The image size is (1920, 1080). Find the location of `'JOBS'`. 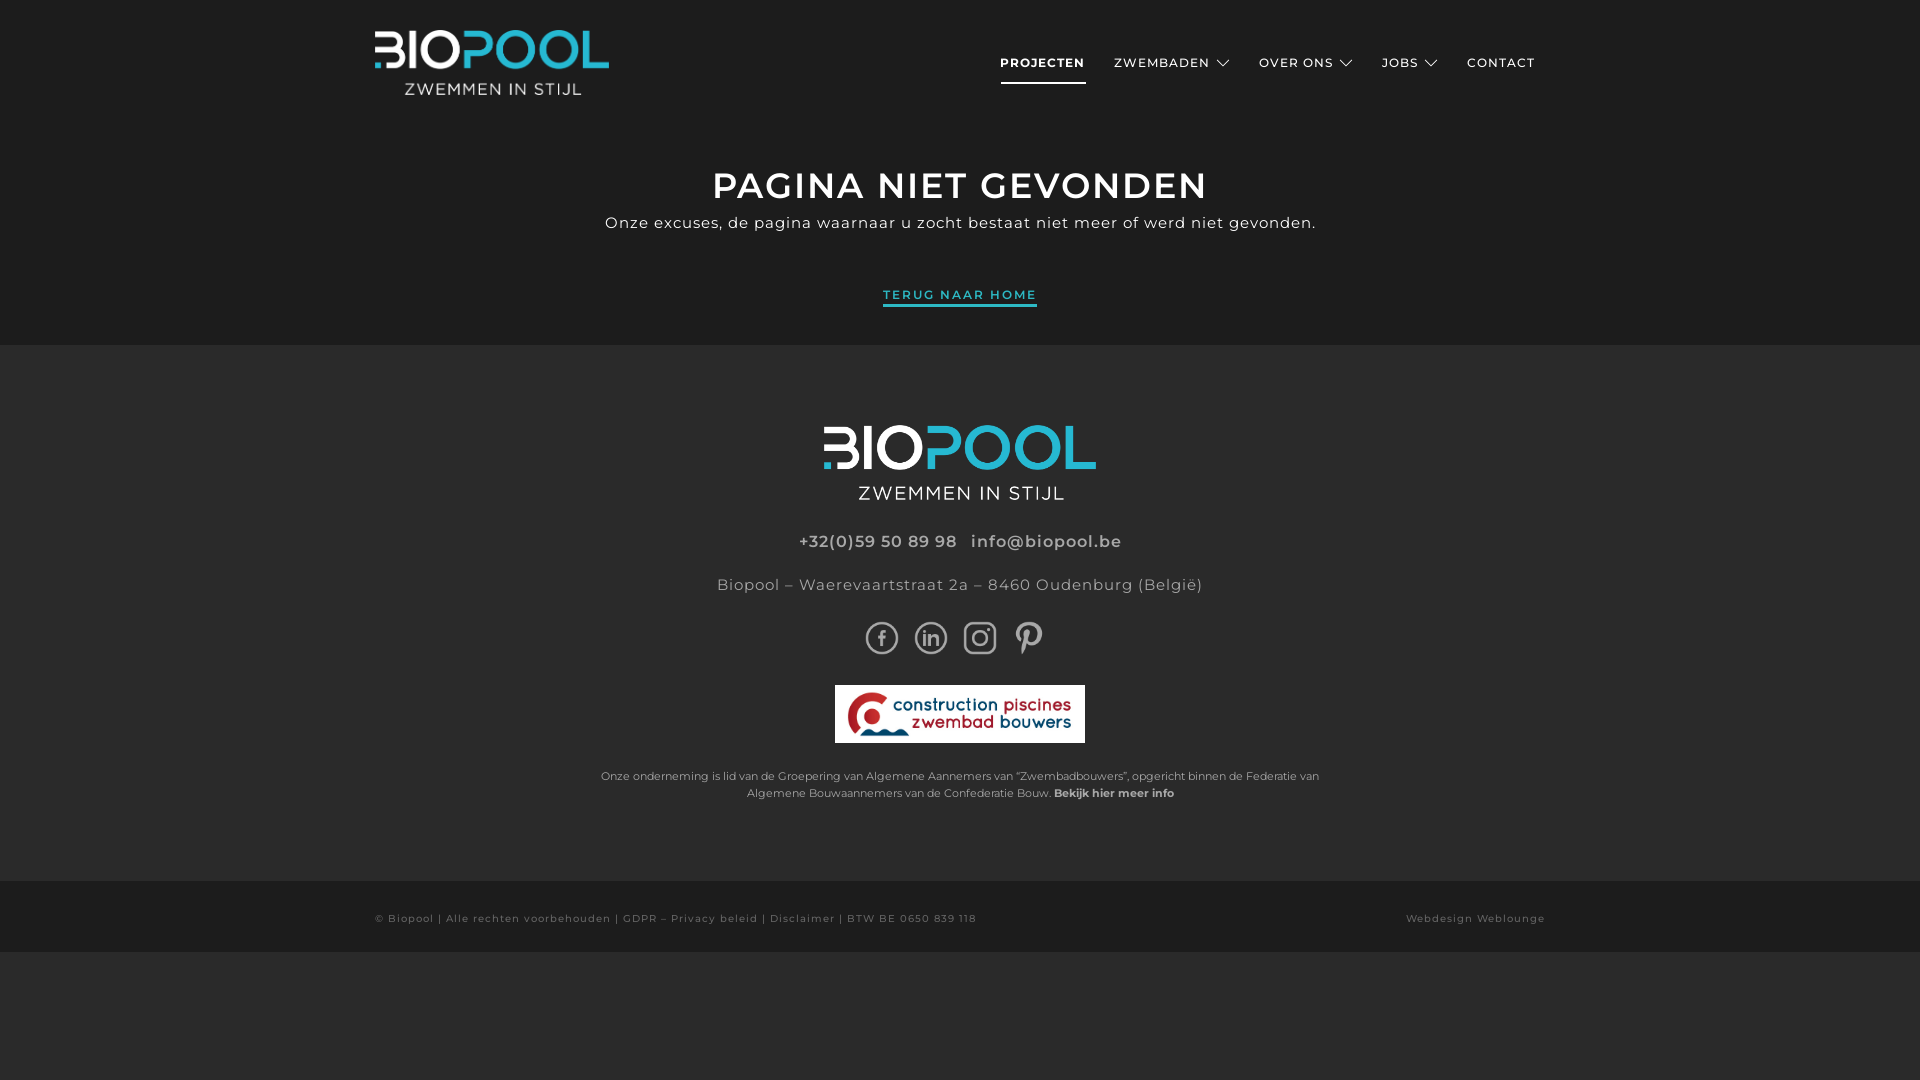

'JOBS' is located at coordinates (1381, 61).